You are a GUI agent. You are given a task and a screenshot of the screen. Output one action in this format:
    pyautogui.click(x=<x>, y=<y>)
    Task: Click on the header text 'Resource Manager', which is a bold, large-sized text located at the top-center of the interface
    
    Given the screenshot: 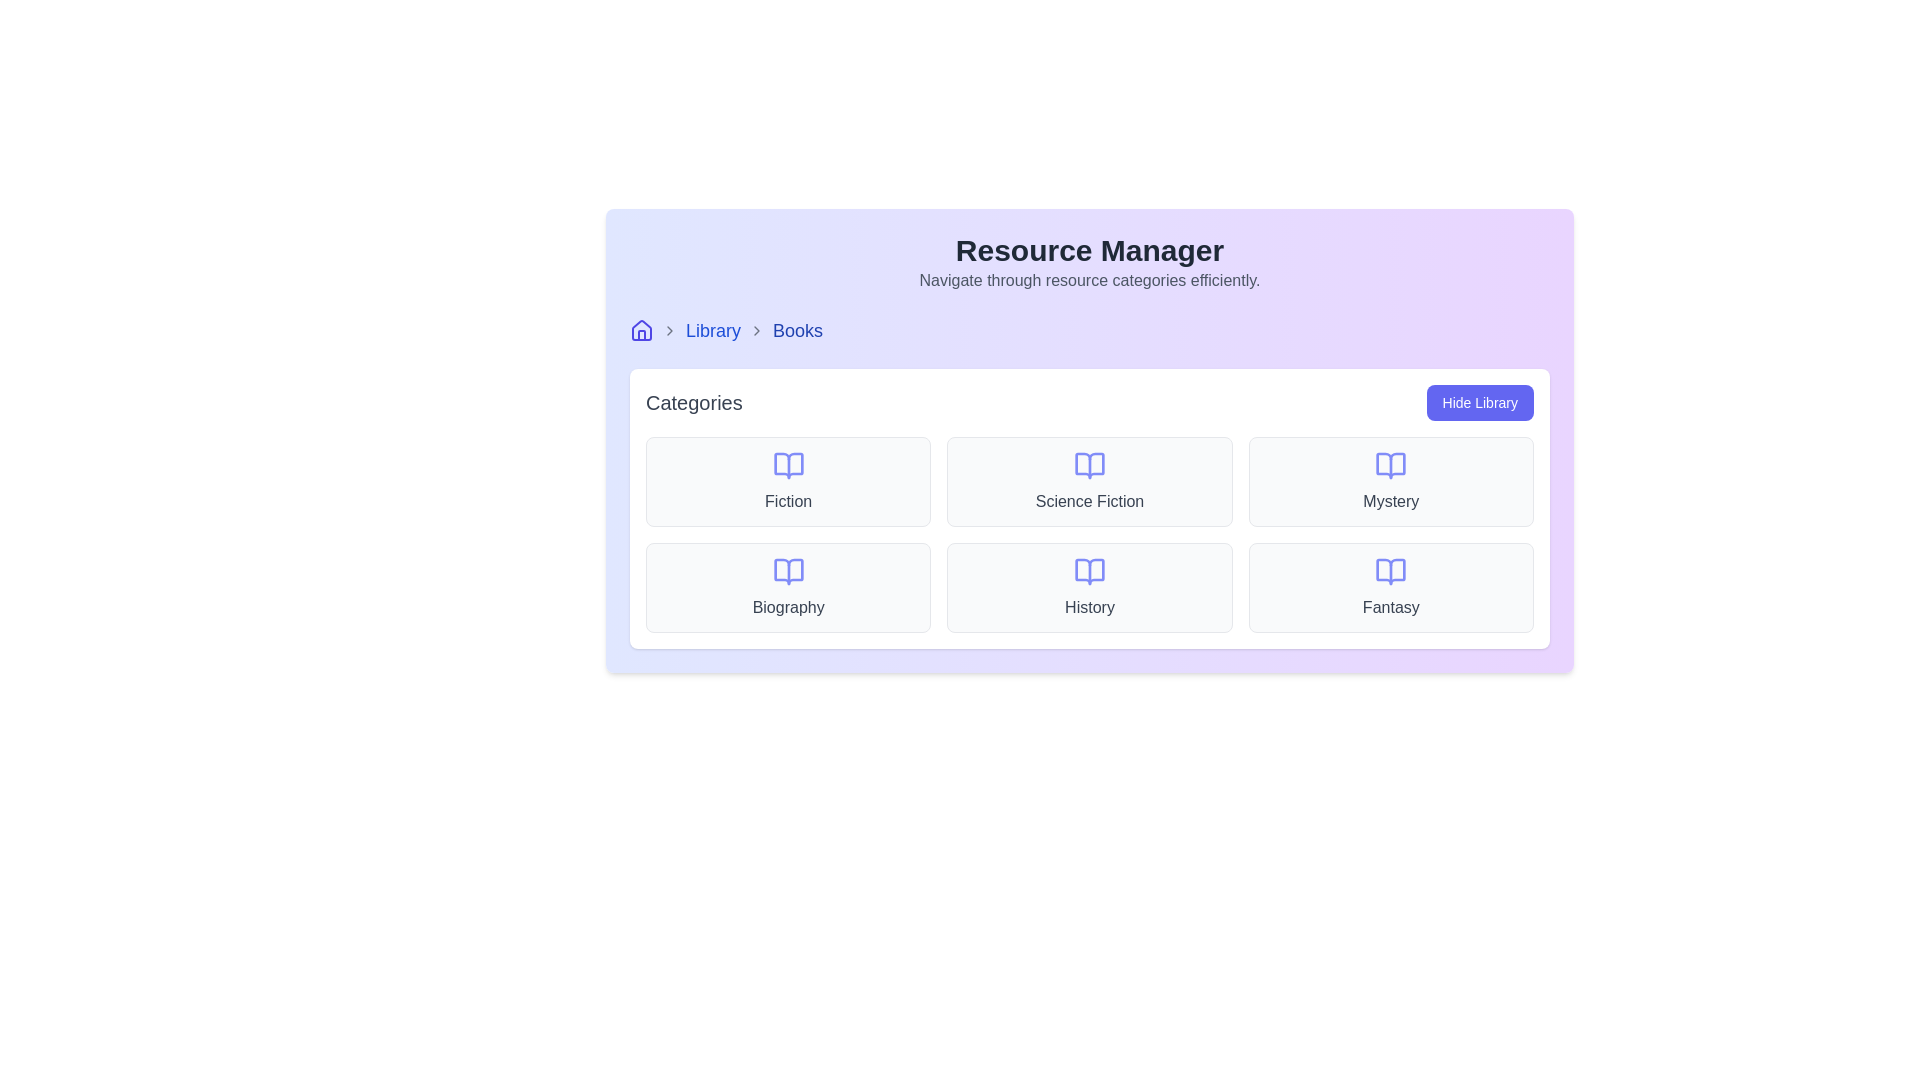 What is the action you would take?
    pyautogui.click(x=1088, y=249)
    